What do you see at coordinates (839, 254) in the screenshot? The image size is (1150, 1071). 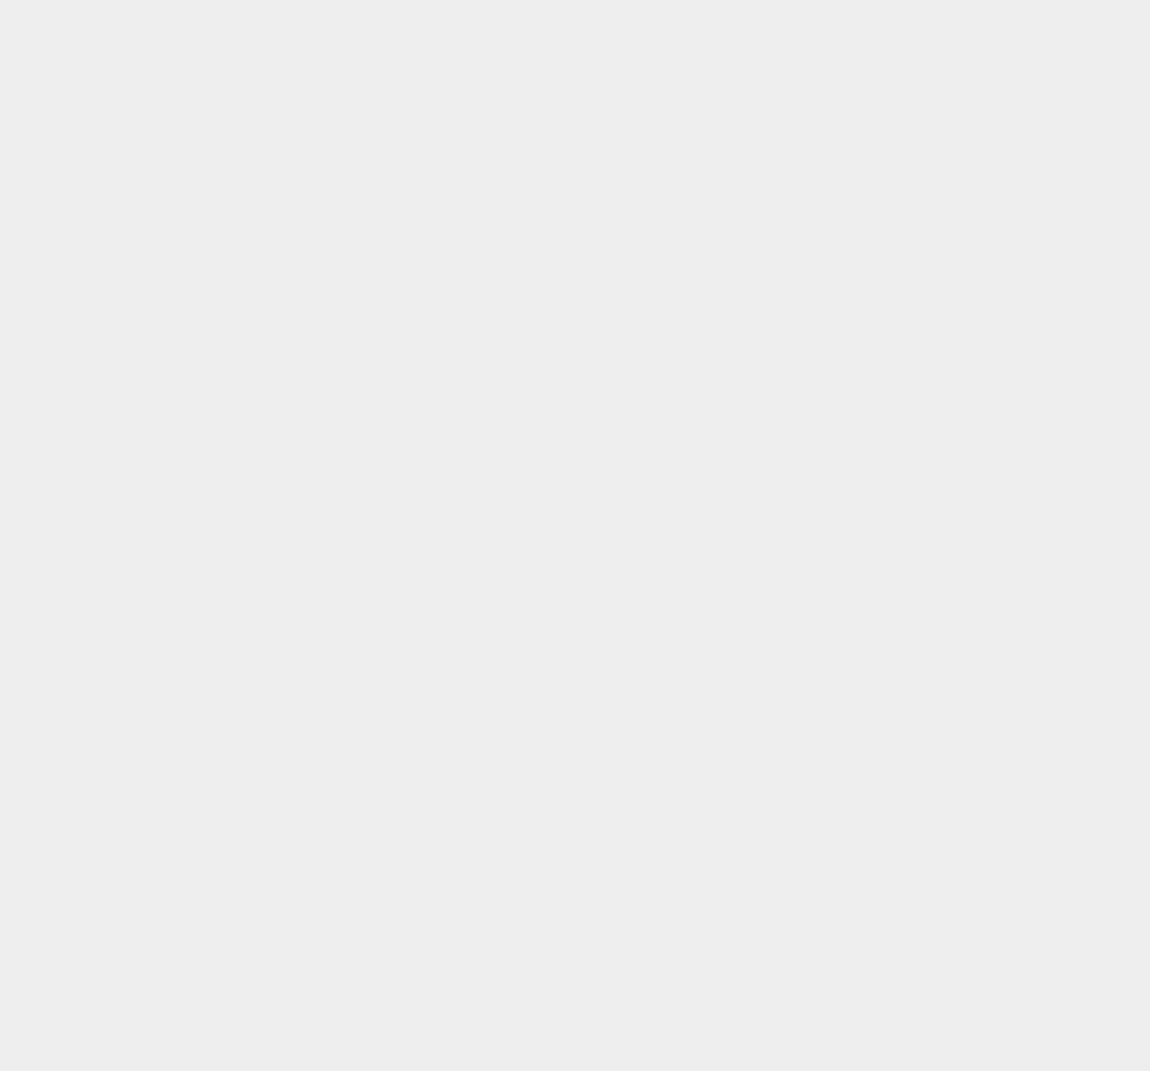 I see `'Apple TV'` at bounding box center [839, 254].